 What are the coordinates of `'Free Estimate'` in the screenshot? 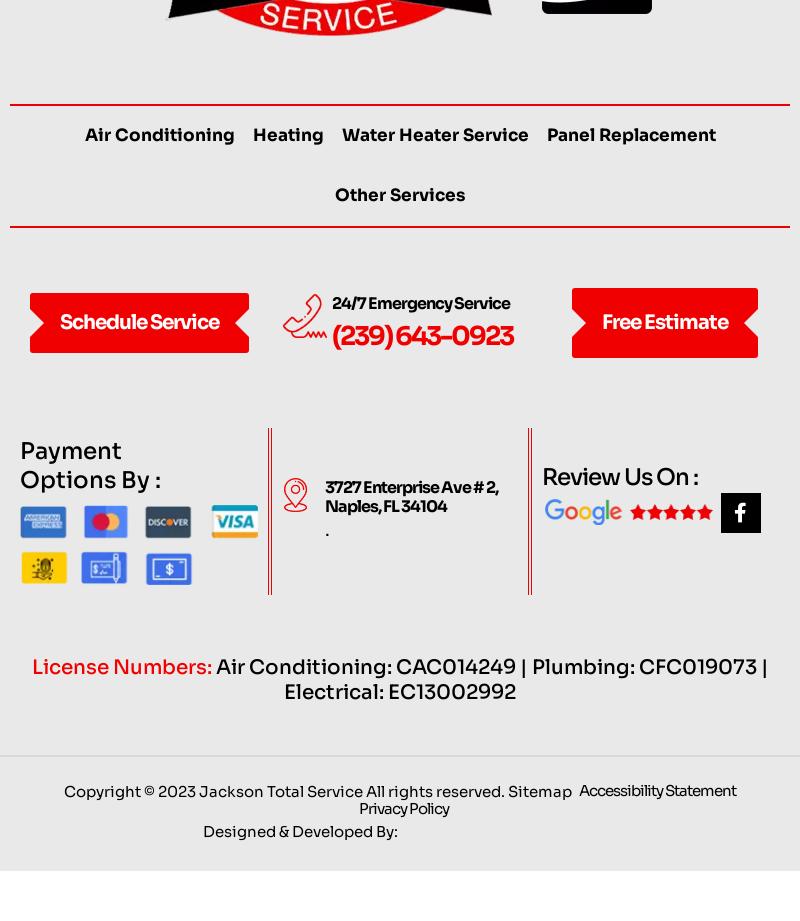 It's located at (664, 362).